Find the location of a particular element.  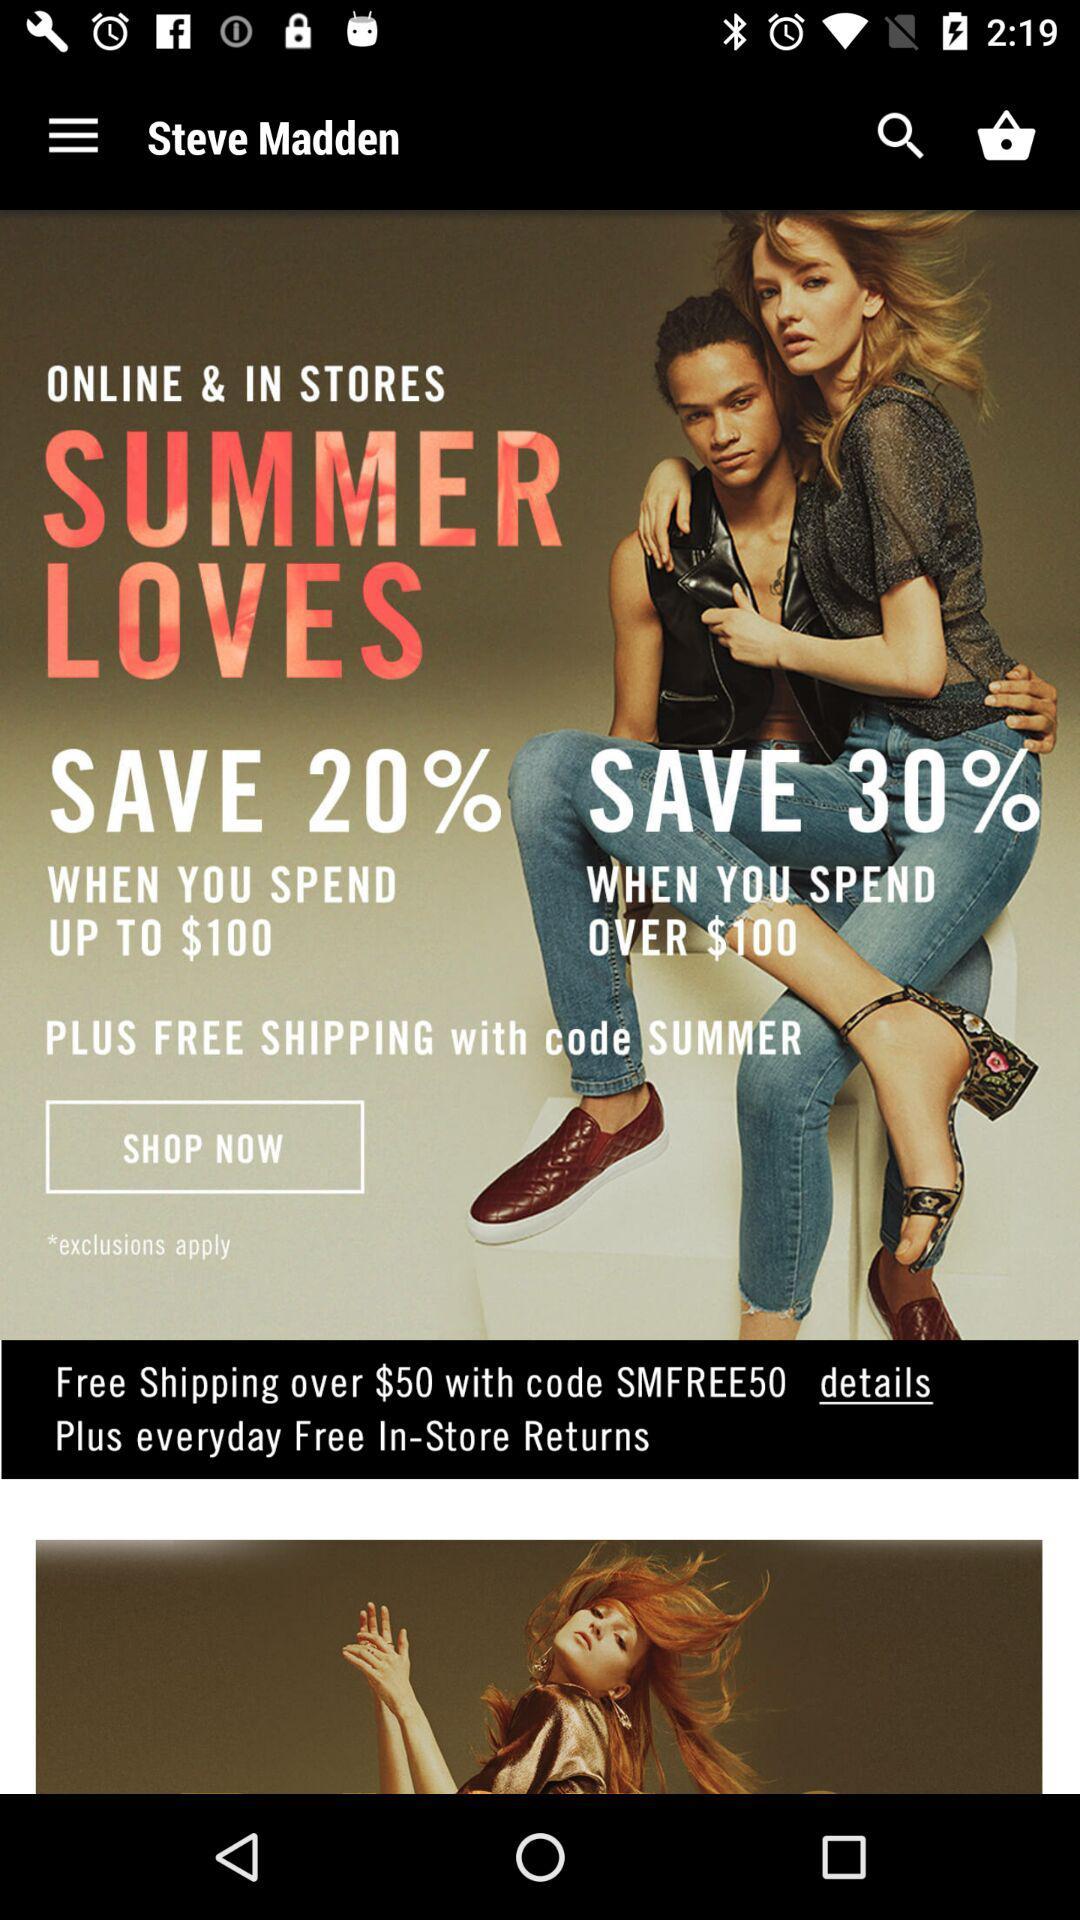

see the details is located at coordinates (540, 1440).